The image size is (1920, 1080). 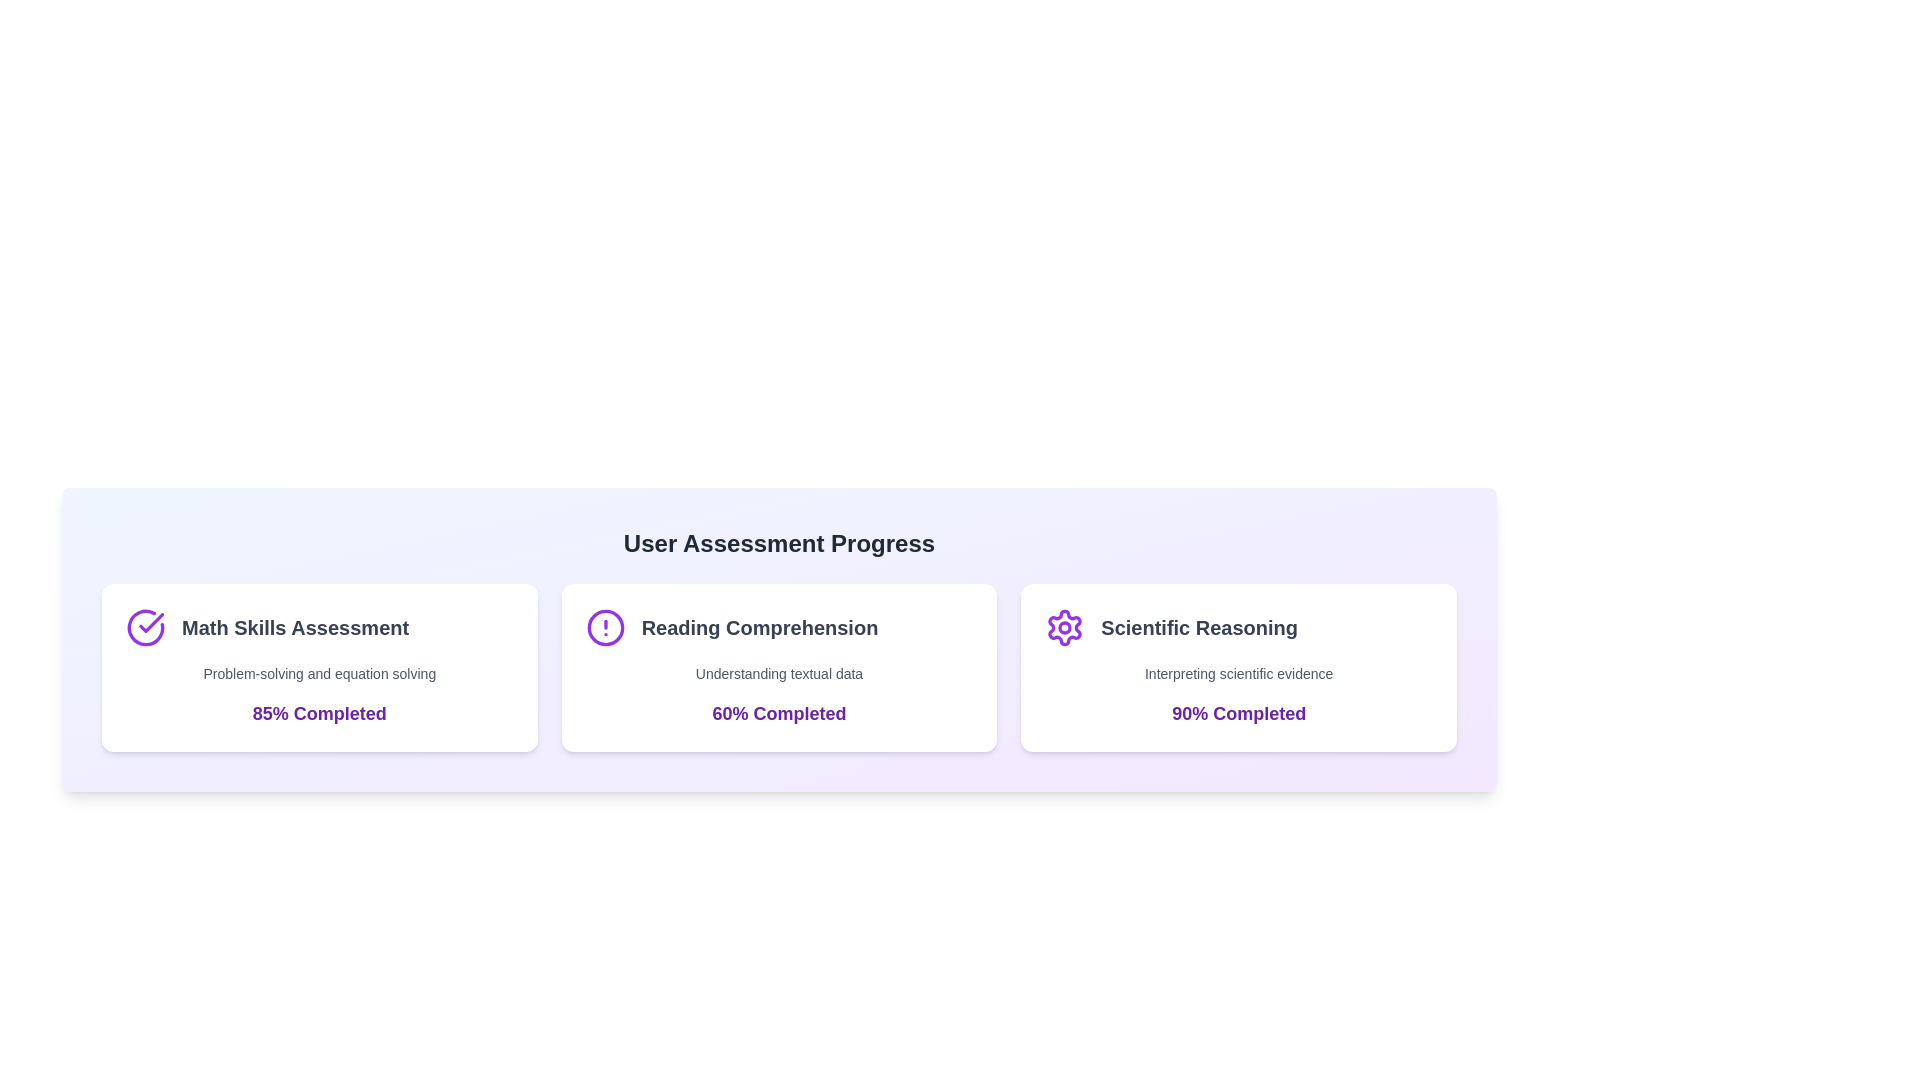 I want to click on label text of the Header with Icon that displays 'Reading Comprehension' next to a purple circular icon with an exclamation mark, so click(x=778, y=627).